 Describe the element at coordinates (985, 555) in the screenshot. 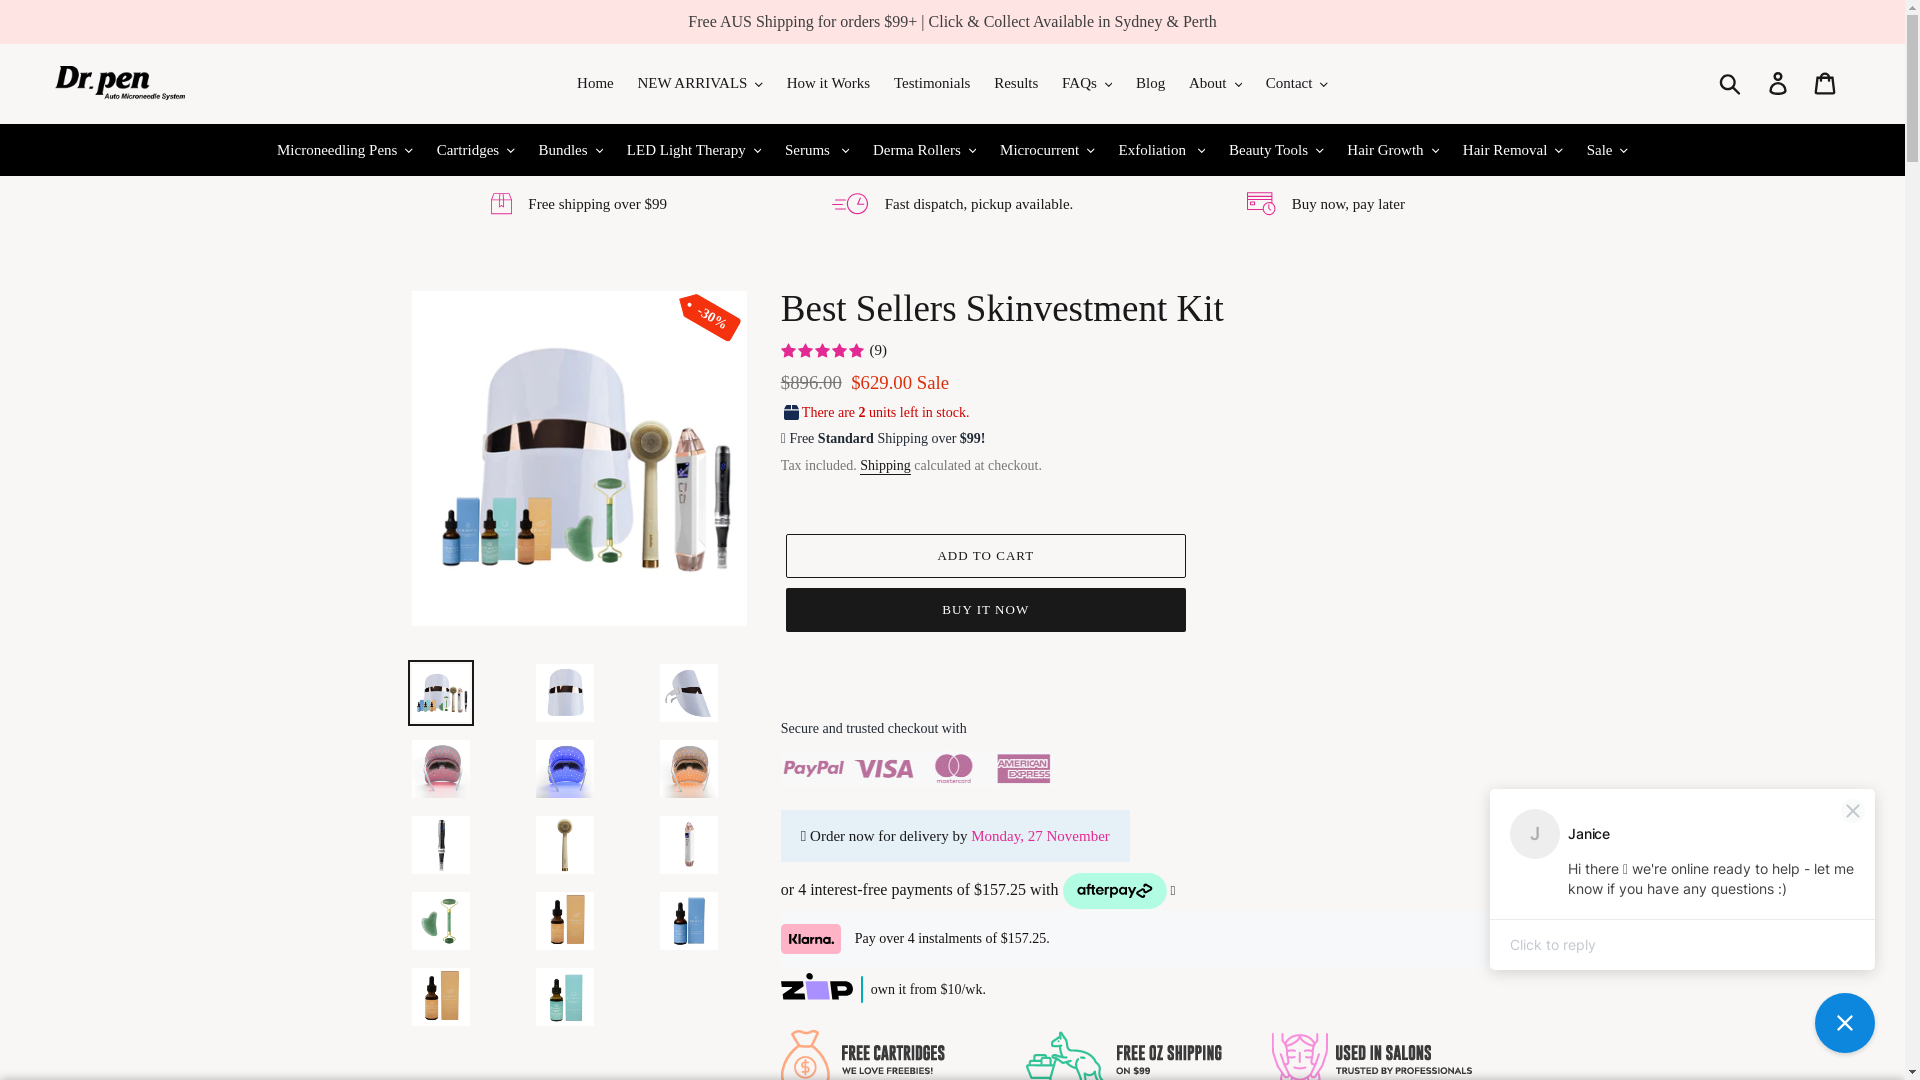

I see `'ADD TO CART'` at that location.